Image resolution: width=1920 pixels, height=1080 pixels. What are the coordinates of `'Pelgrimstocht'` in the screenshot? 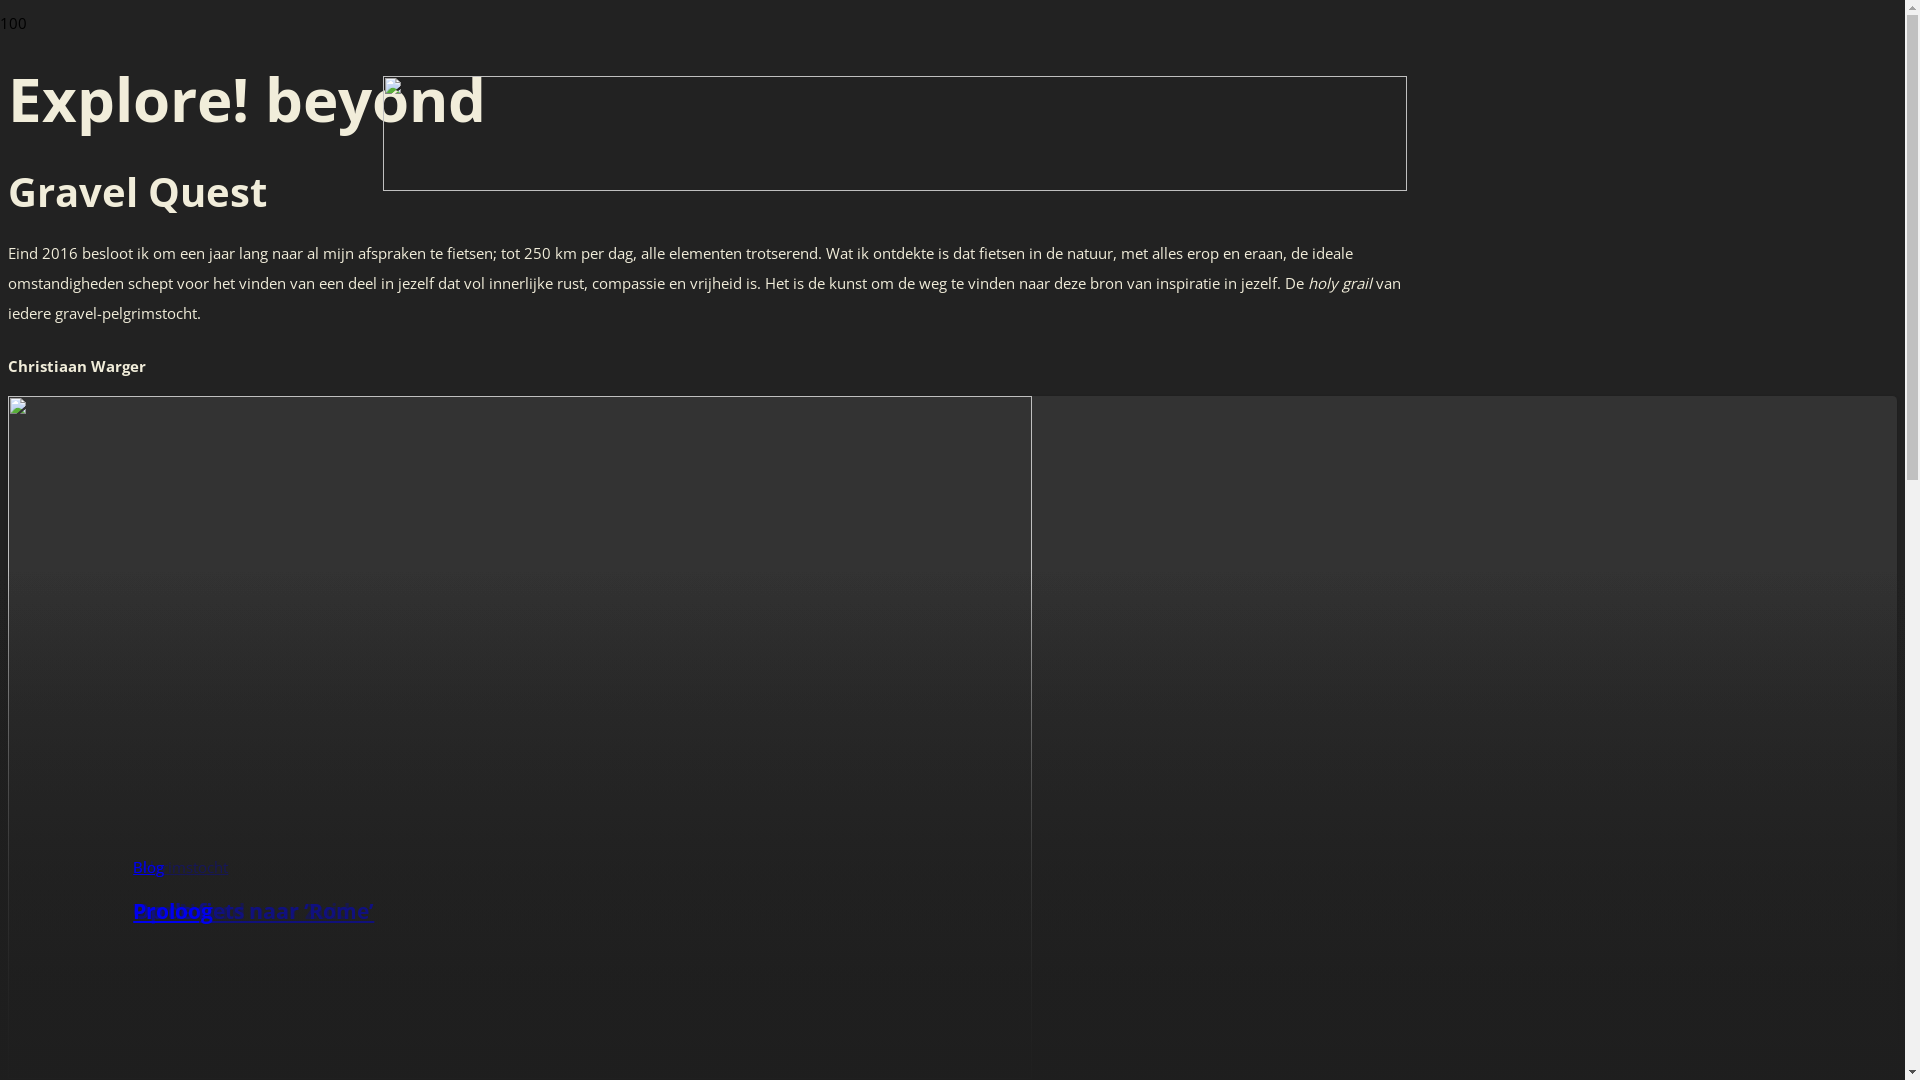 It's located at (180, 866).